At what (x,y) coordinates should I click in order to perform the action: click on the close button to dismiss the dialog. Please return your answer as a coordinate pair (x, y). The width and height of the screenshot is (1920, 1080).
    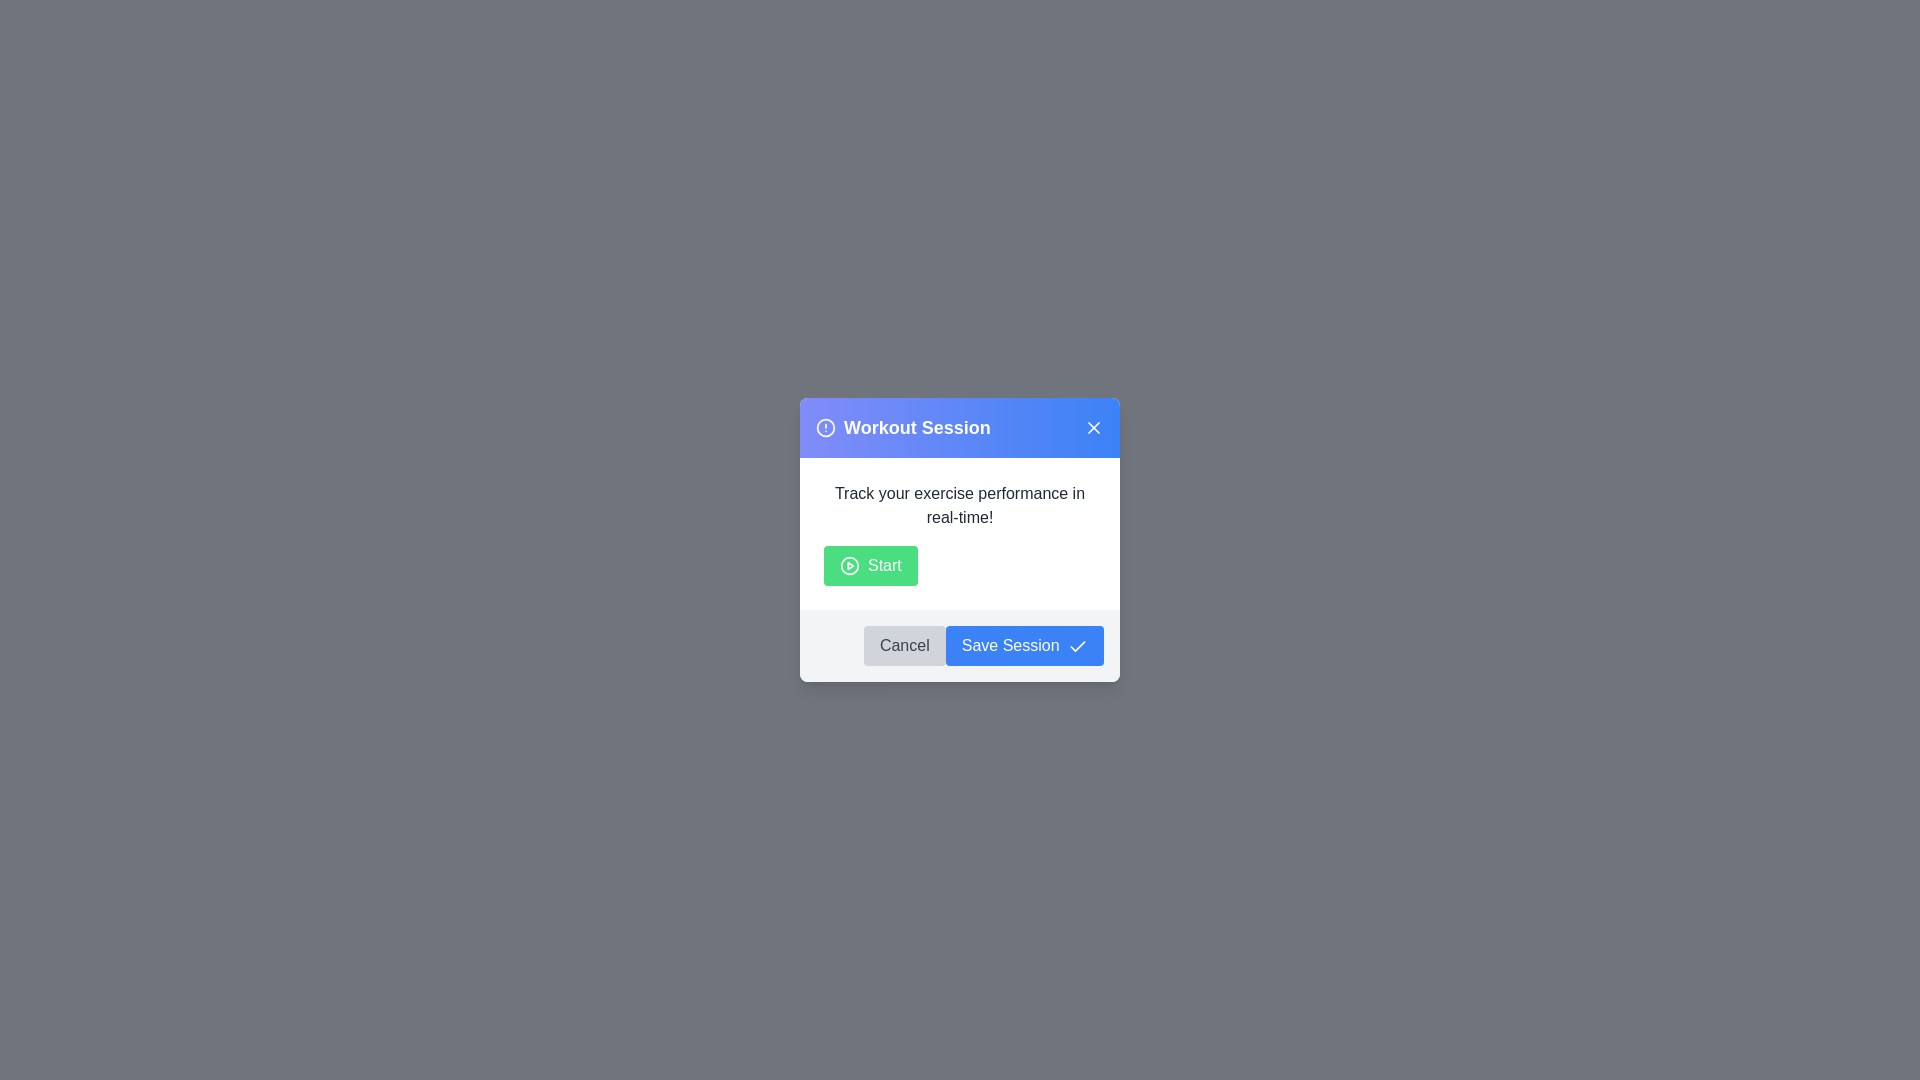
    Looking at the image, I should click on (1093, 427).